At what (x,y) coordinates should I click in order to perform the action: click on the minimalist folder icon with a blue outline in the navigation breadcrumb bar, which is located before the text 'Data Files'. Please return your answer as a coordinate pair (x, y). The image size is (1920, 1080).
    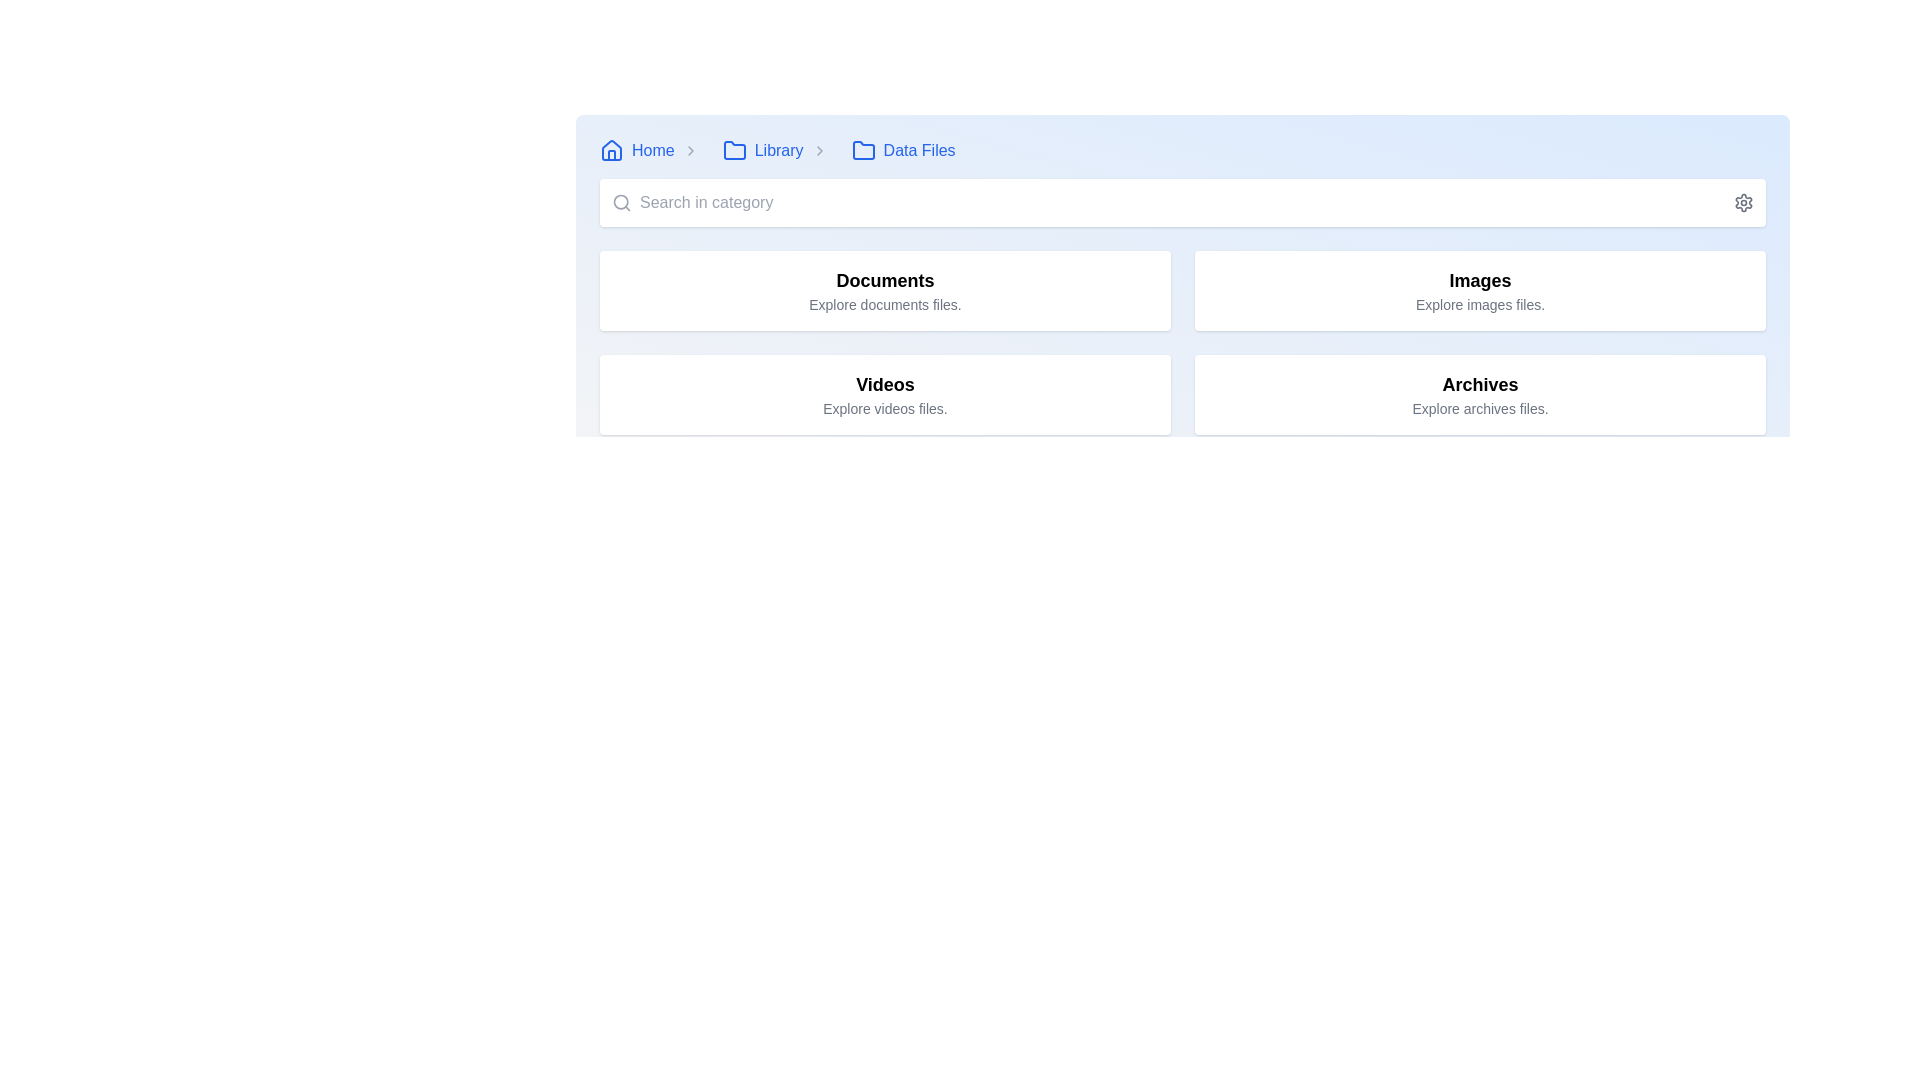
    Looking at the image, I should click on (863, 149).